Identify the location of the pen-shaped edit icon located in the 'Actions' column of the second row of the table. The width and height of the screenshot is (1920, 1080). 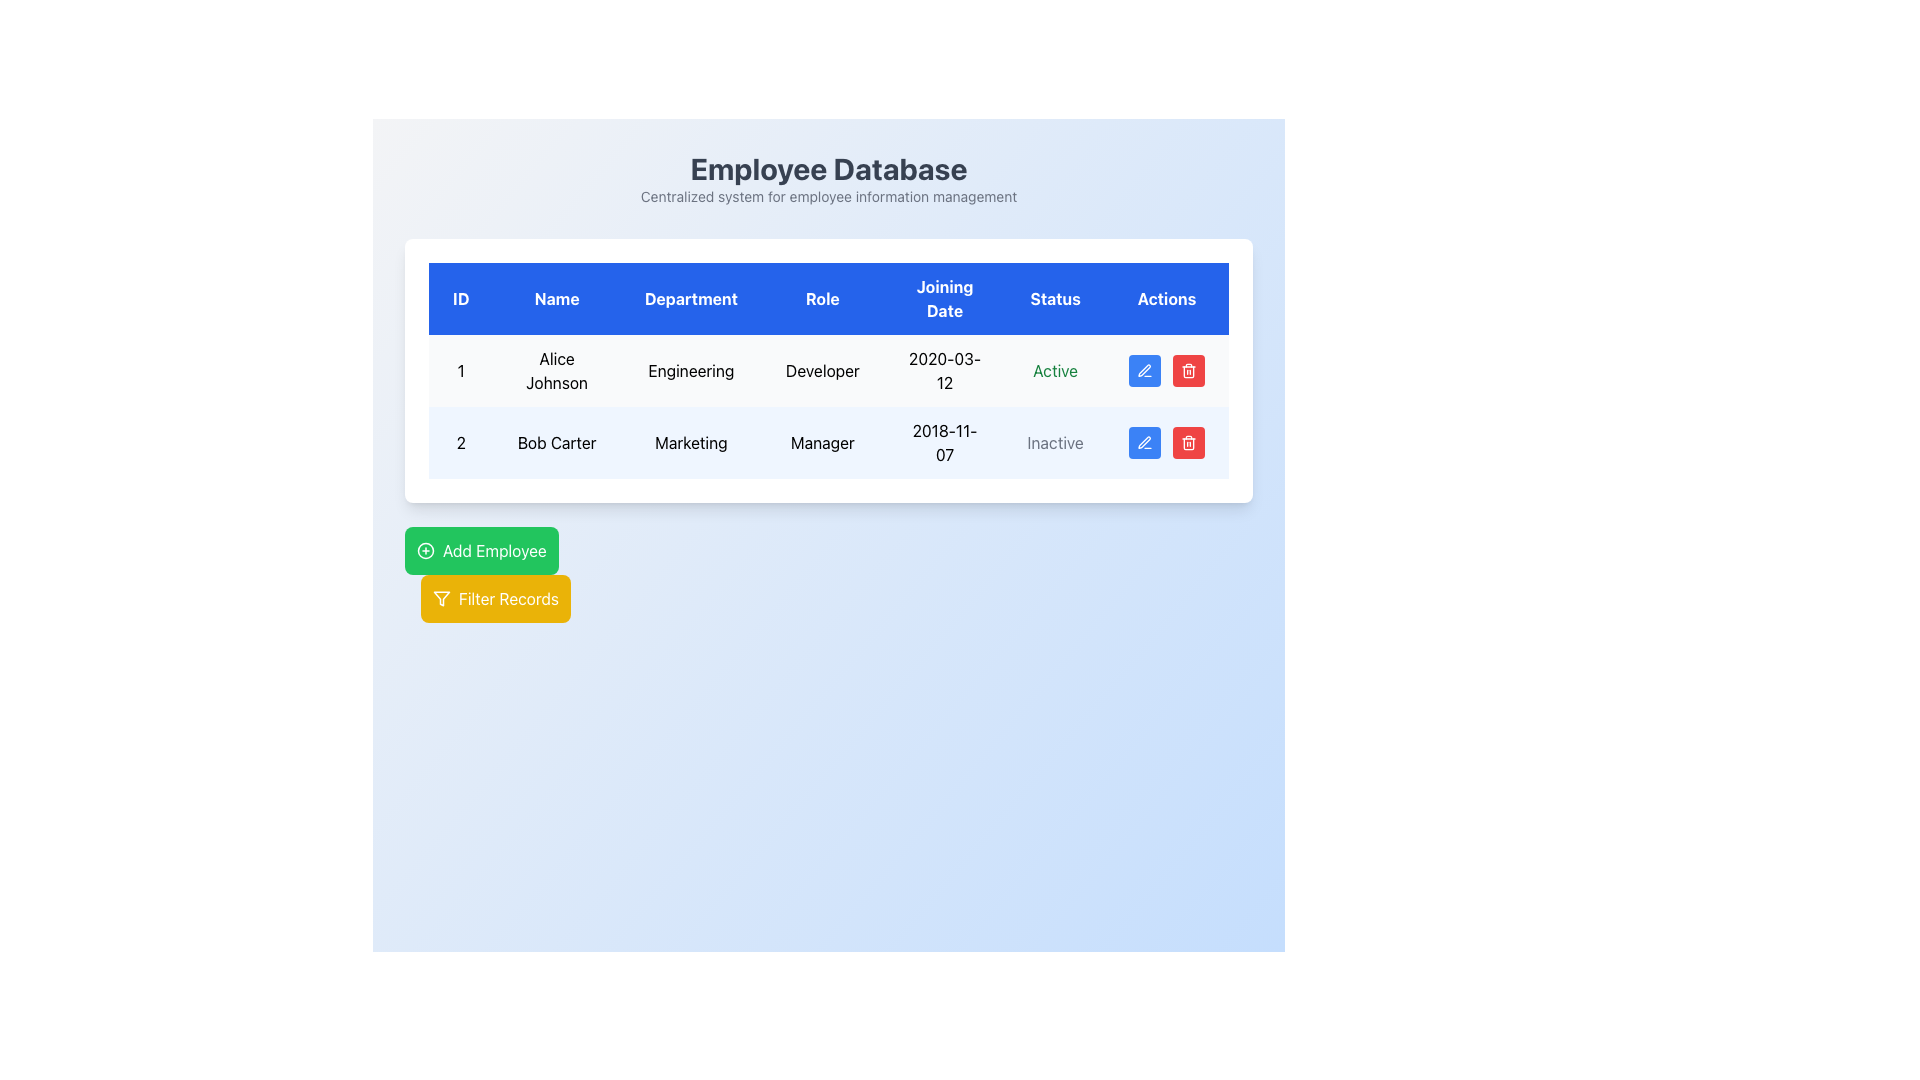
(1144, 441).